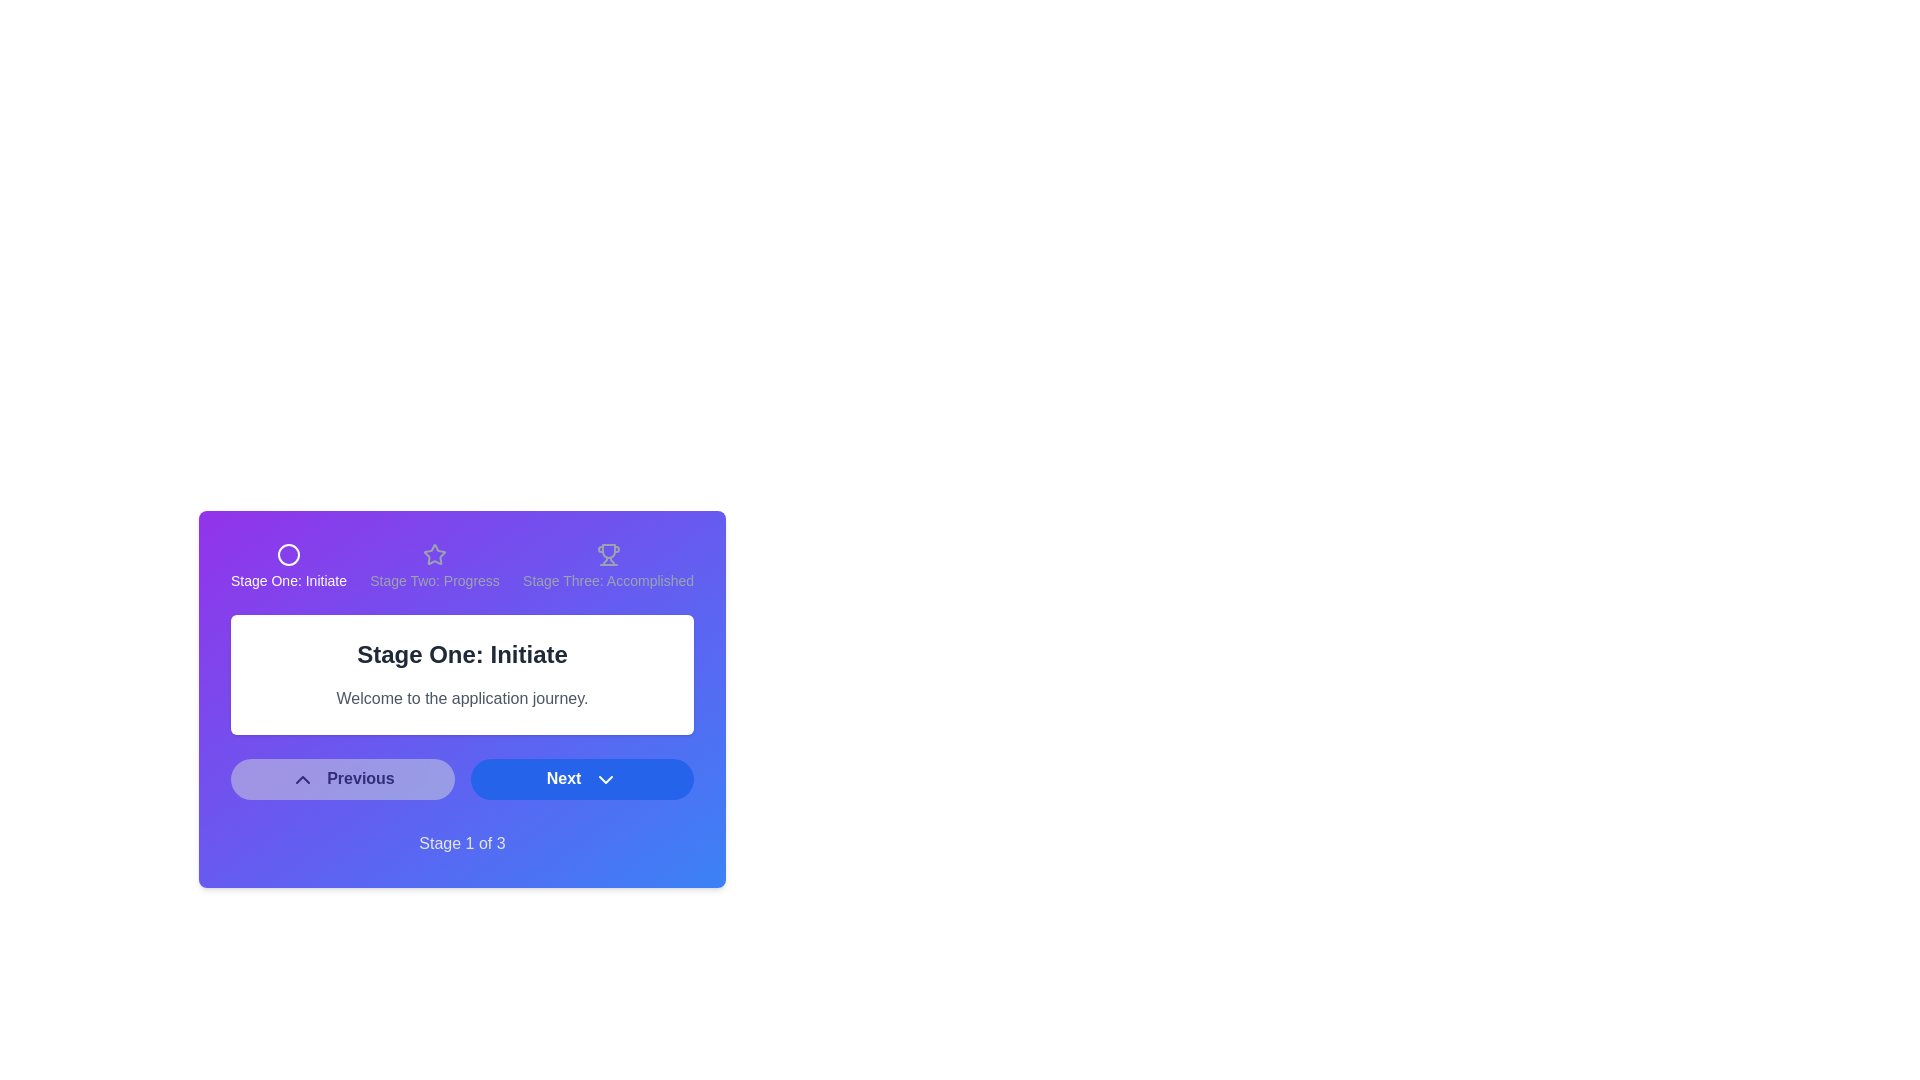 The width and height of the screenshot is (1920, 1080). What do you see at coordinates (301, 778) in the screenshot?
I see `the upward-directed chevron icon within the 'Previous' button group located on the left side of the interface near the bottom of the main card` at bounding box center [301, 778].